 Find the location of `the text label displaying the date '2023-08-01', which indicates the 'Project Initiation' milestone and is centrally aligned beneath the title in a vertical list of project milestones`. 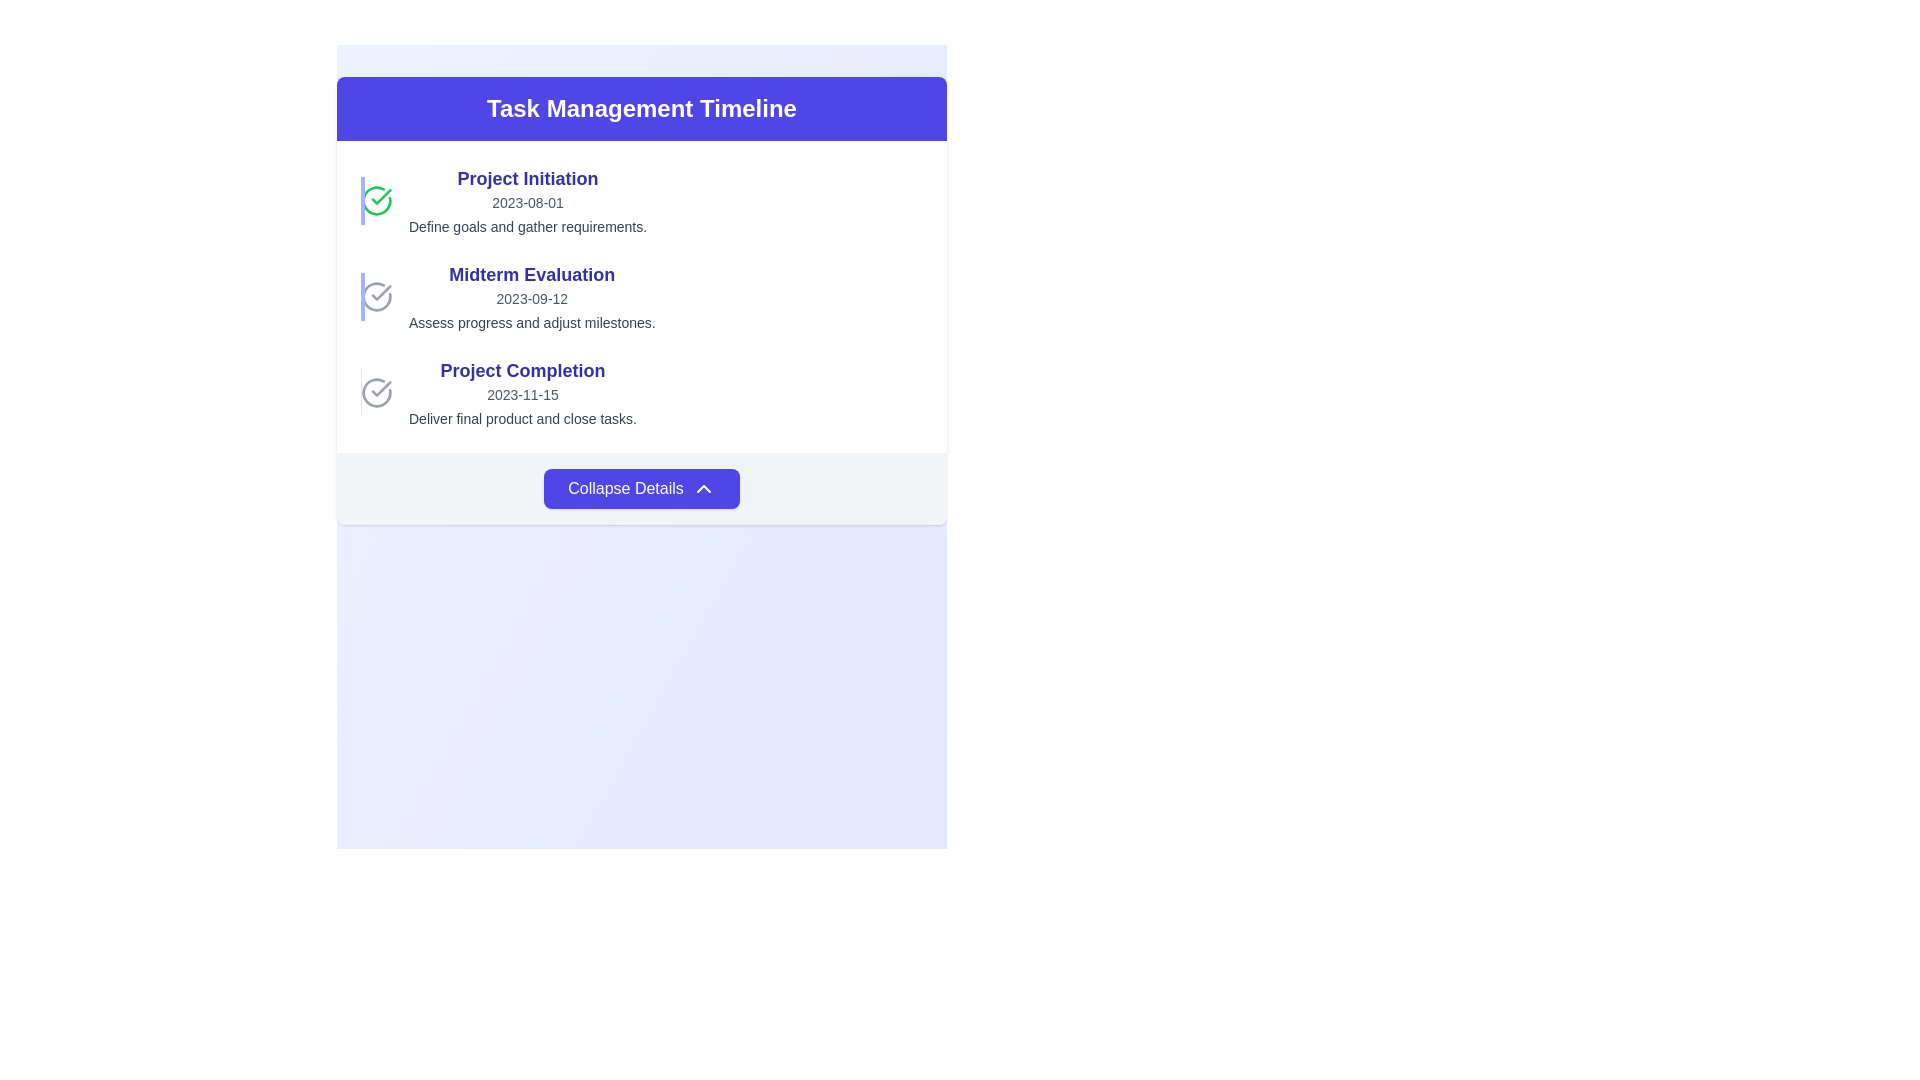

the text label displaying the date '2023-08-01', which indicates the 'Project Initiation' milestone and is centrally aligned beneath the title in a vertical list of project milestones is located at coordinates (528, 203).